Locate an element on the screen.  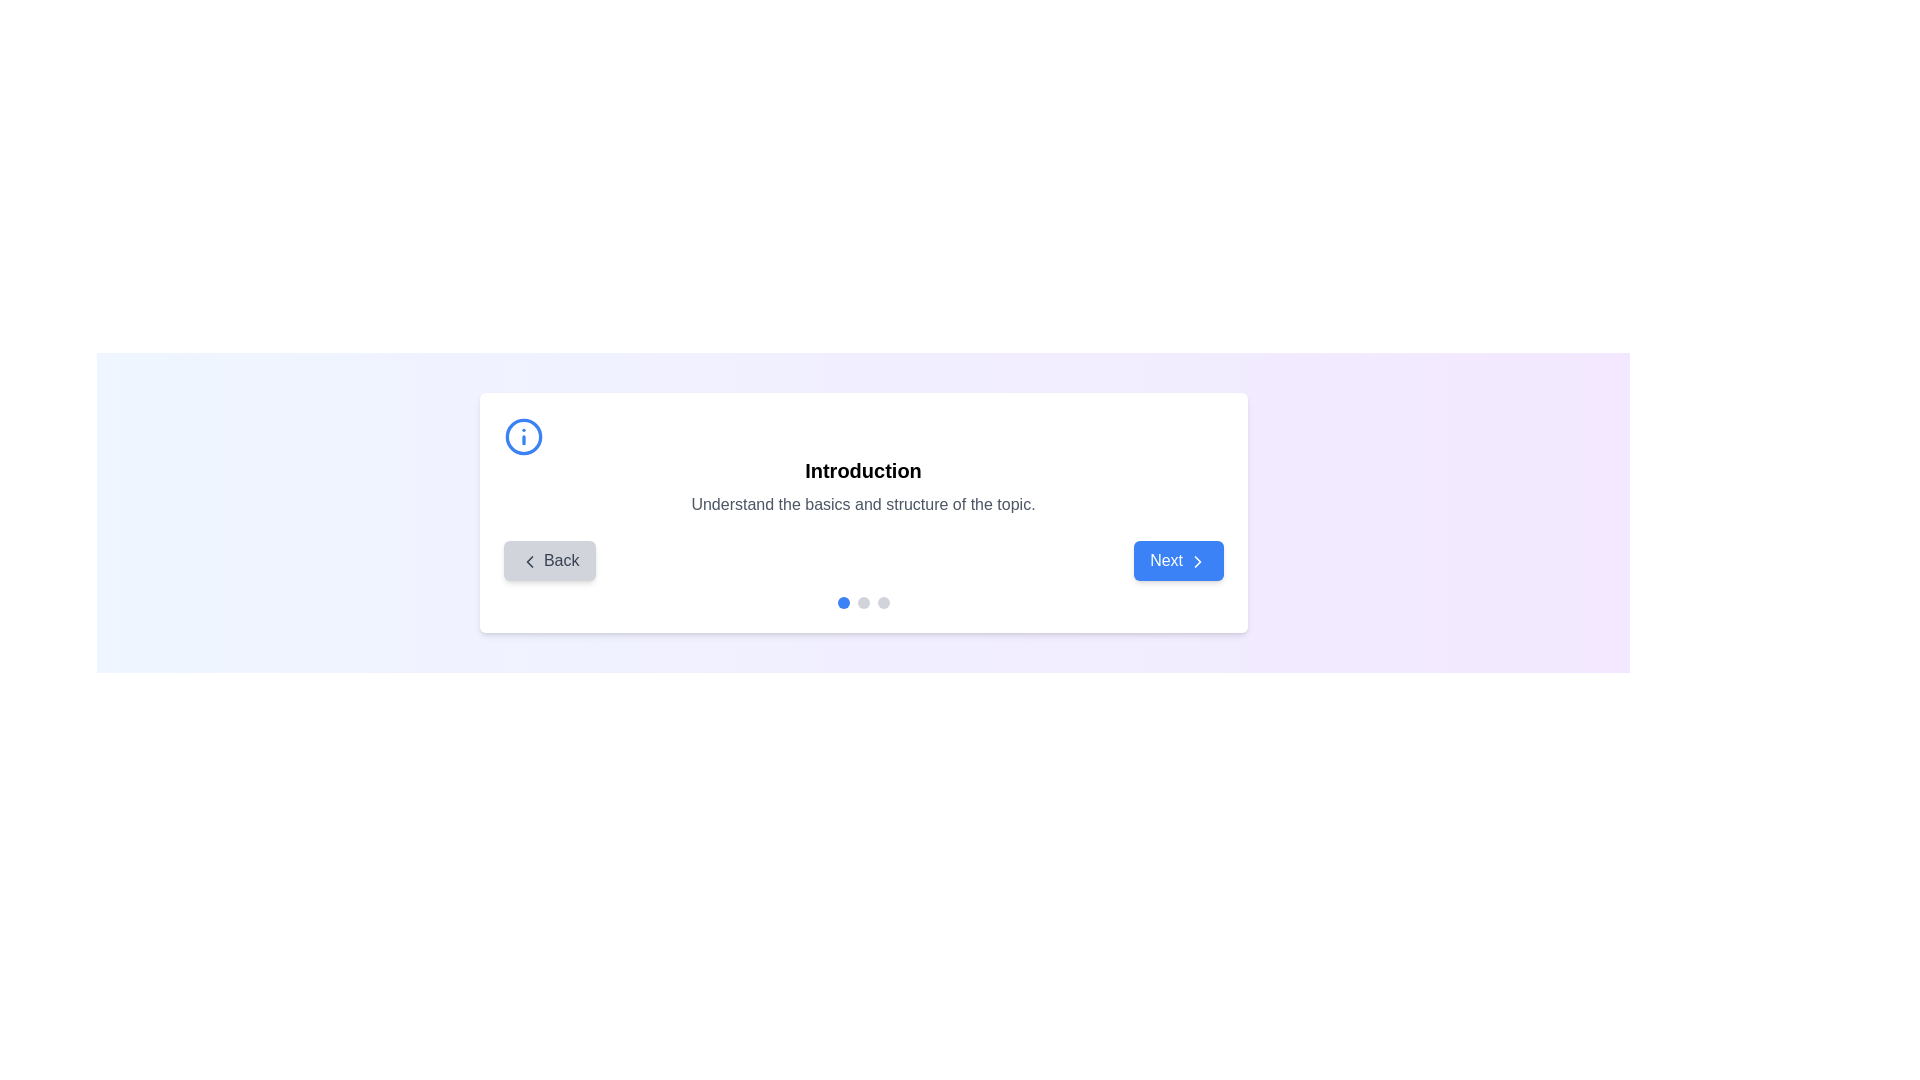
the inactive state indicator circle, which is the middle element in a group of three circular indicators, positioned horizontally in a card-like interface is located at coordinates (863, 601).